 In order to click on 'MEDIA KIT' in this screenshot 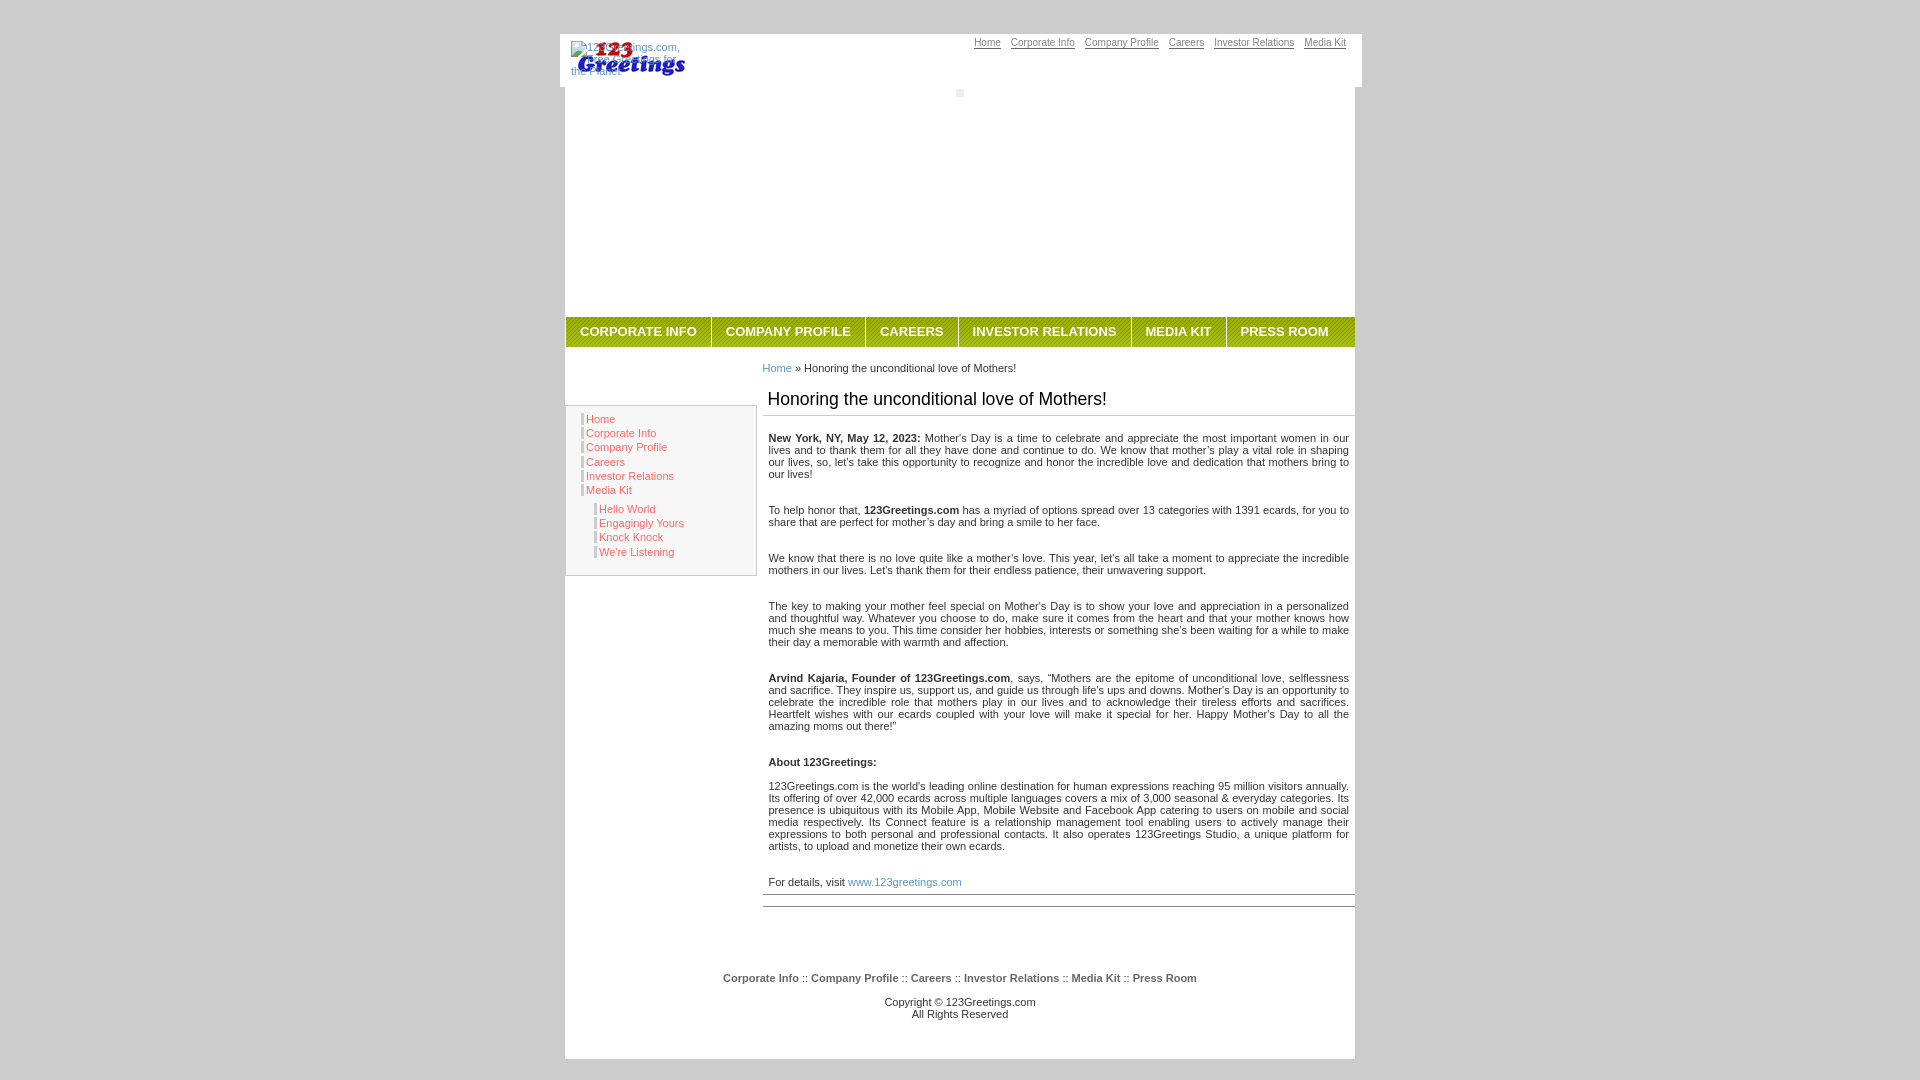, I will do `click(1178, 330)`.